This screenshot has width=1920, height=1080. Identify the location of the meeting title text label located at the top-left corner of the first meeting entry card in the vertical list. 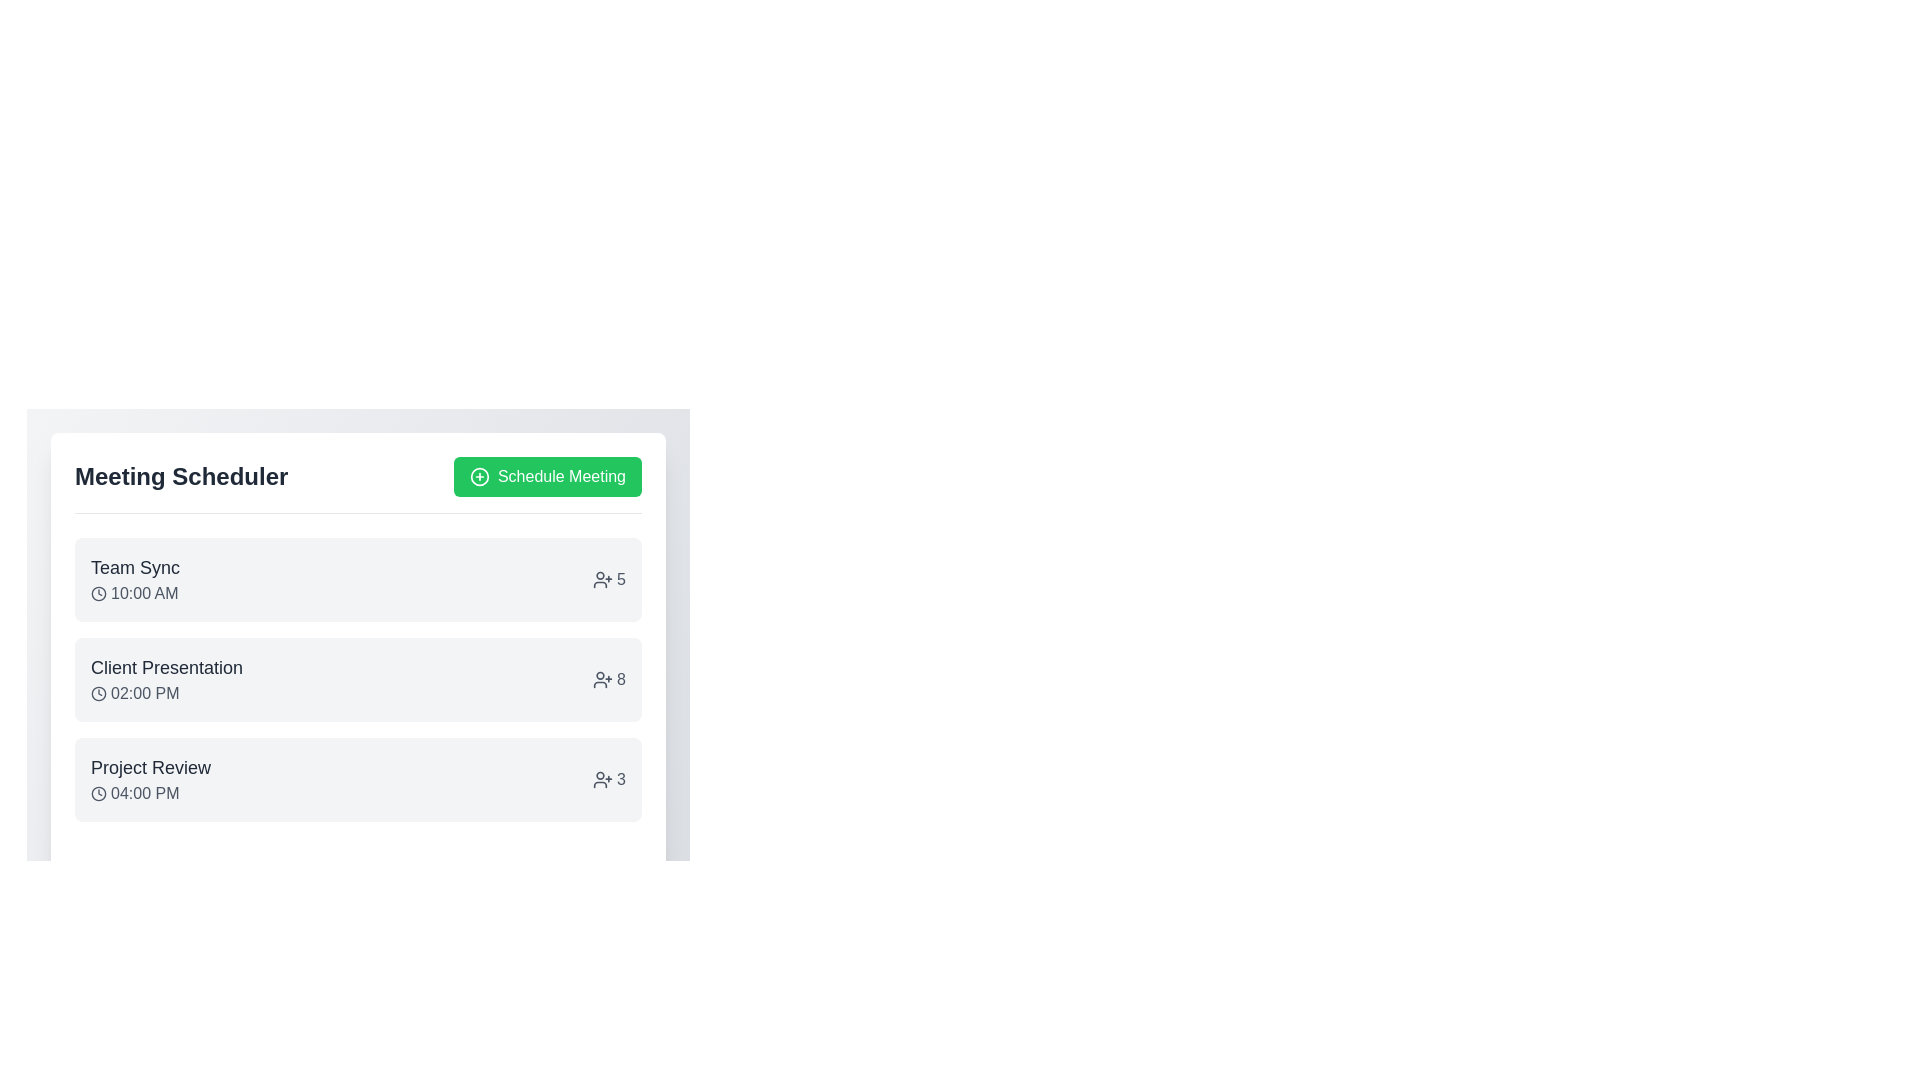
(134, 567).